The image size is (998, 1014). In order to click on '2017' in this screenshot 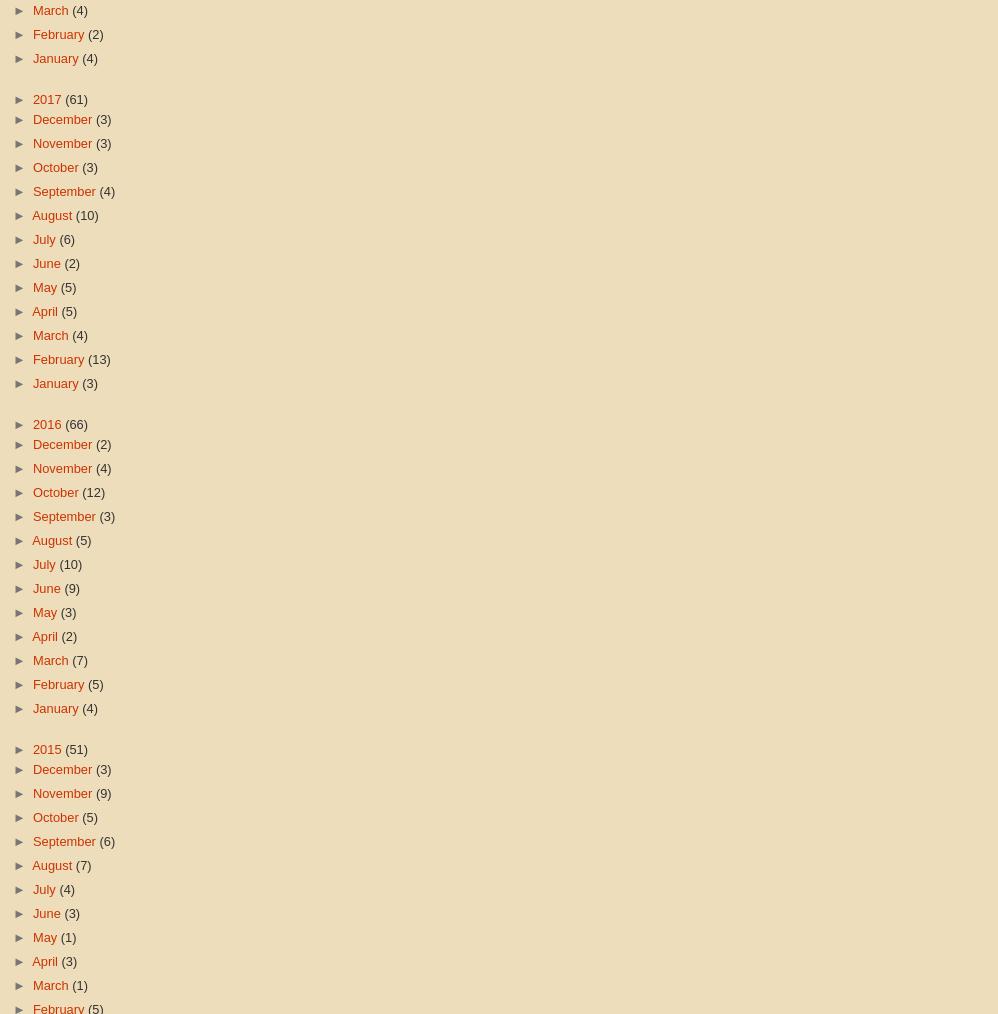, I will do `click(48, 99)`.